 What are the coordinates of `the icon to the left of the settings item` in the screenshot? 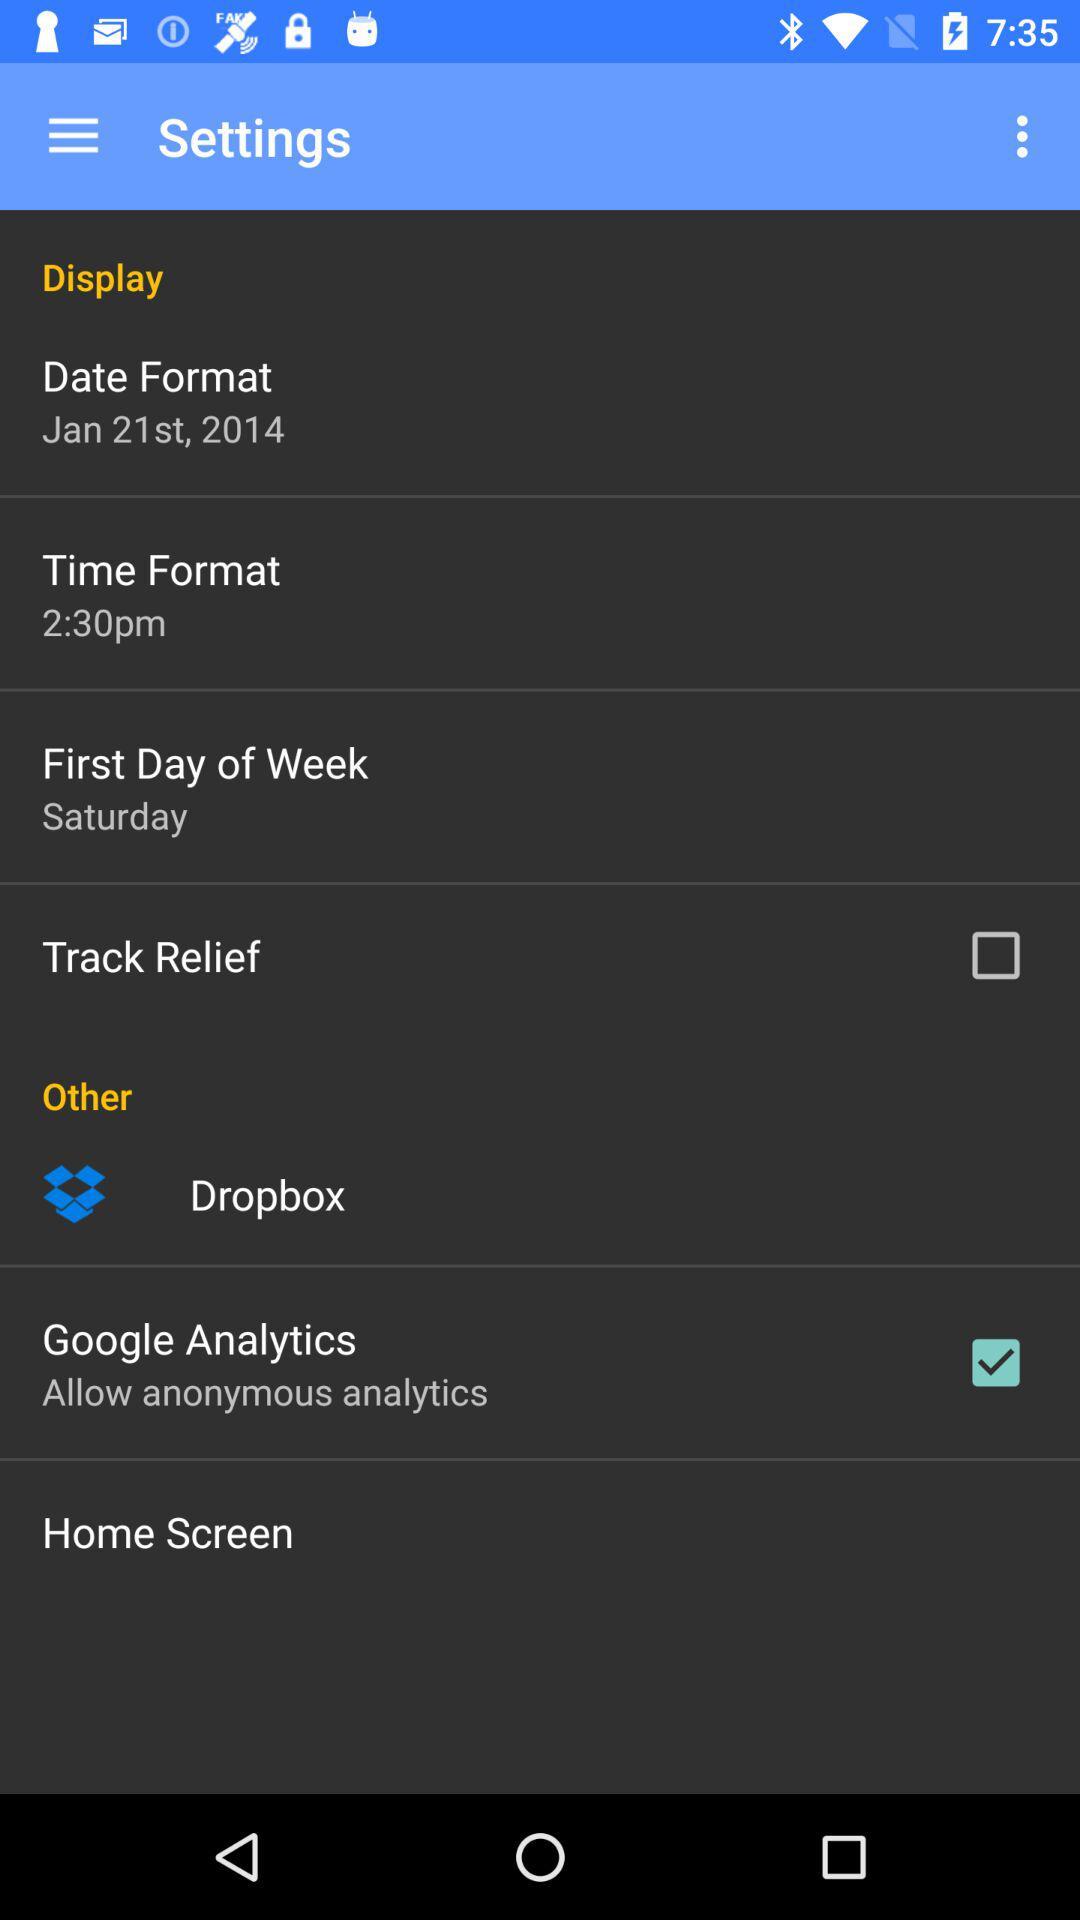 It's located at (72, 135).